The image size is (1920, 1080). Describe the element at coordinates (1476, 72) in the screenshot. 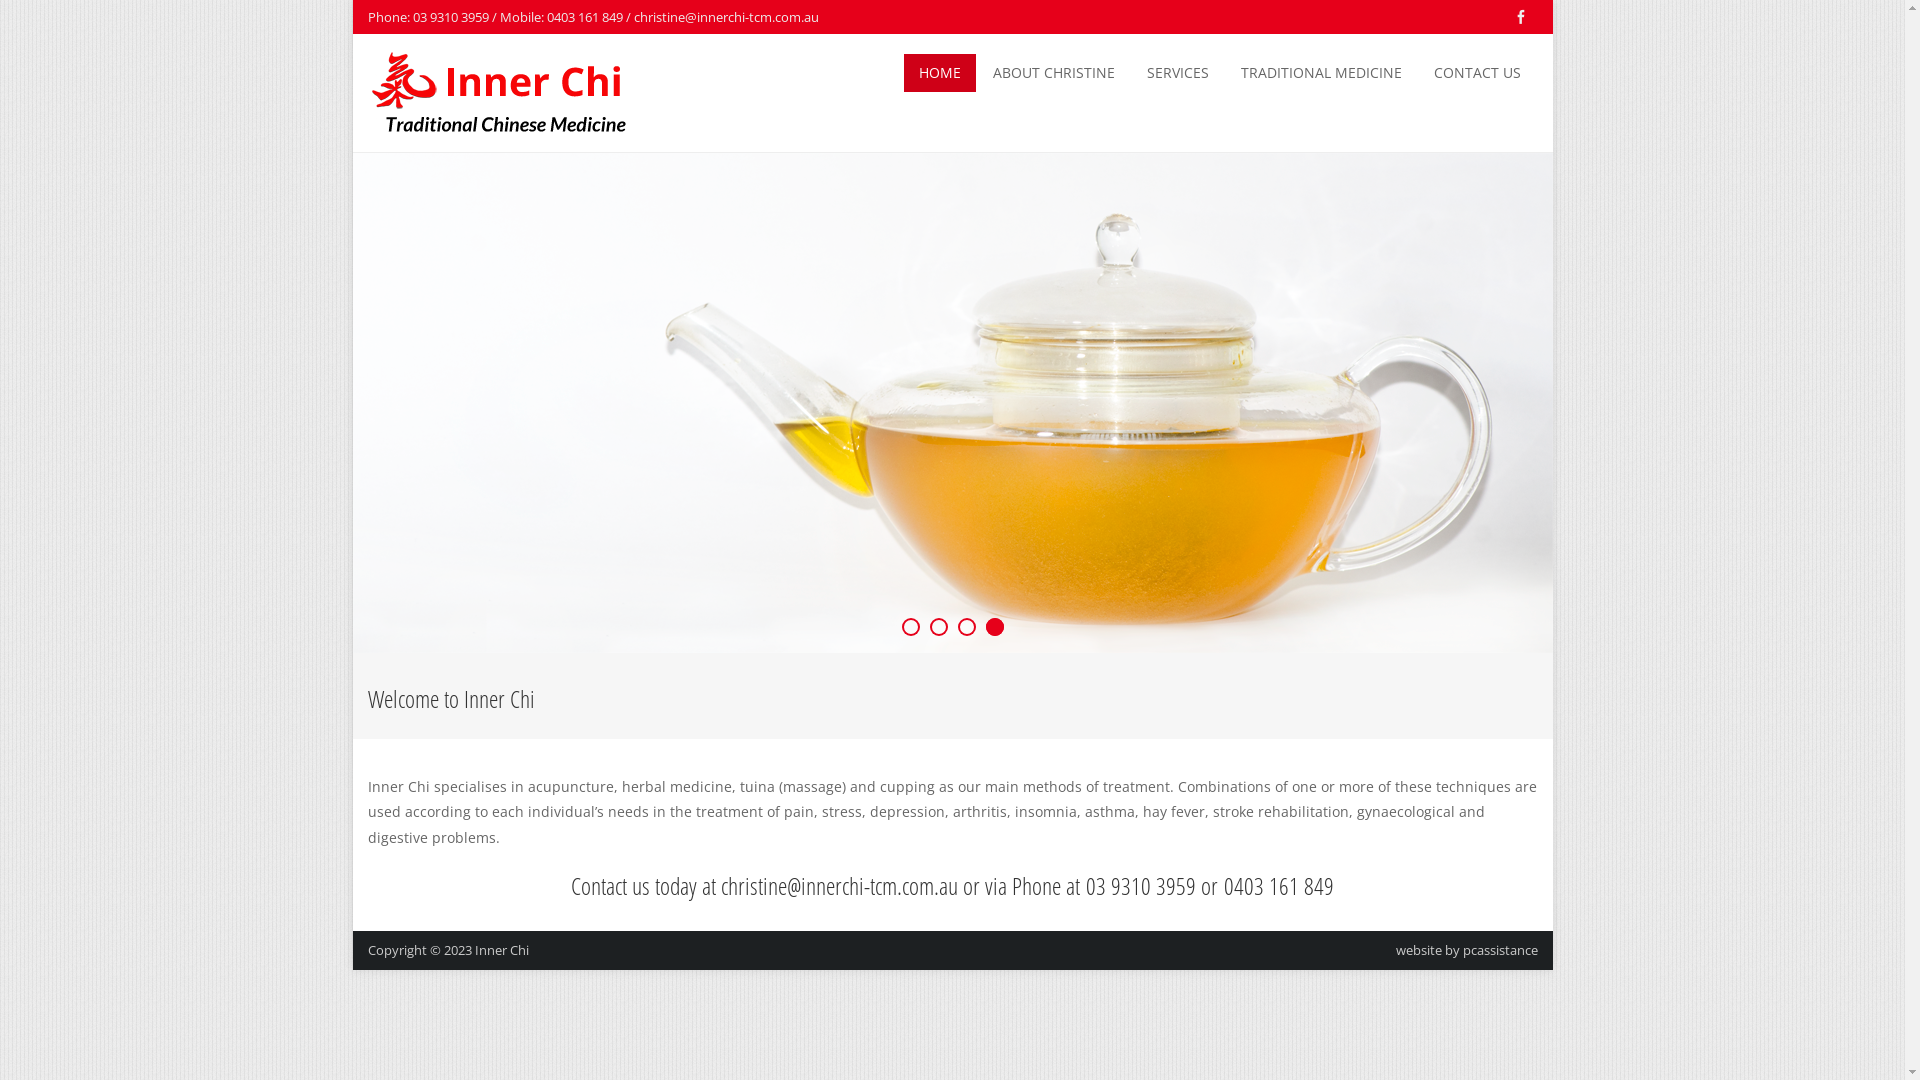

I see `'CONTACT US'` at that location.